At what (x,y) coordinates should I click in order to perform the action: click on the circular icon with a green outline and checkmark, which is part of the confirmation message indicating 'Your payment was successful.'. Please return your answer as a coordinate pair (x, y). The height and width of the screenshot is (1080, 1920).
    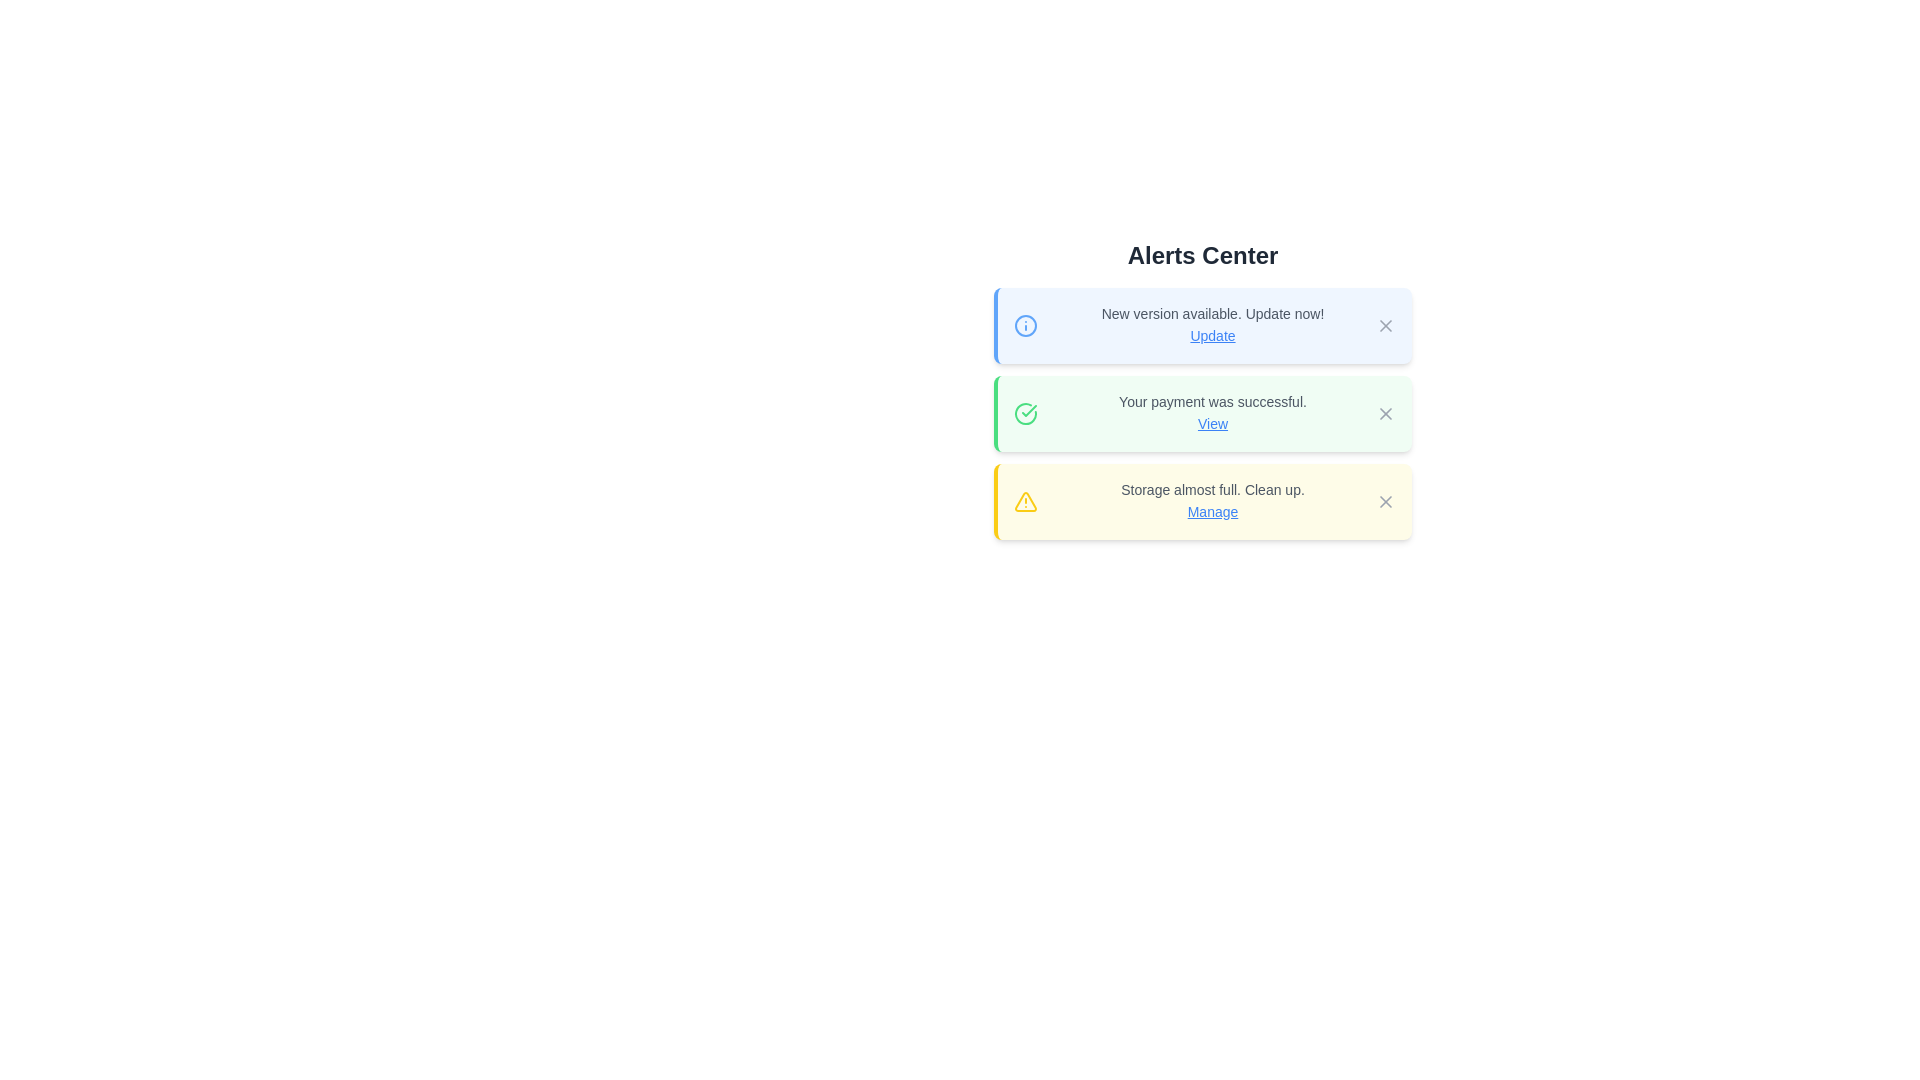
    Looking at the image, I should click on (1026, 412).